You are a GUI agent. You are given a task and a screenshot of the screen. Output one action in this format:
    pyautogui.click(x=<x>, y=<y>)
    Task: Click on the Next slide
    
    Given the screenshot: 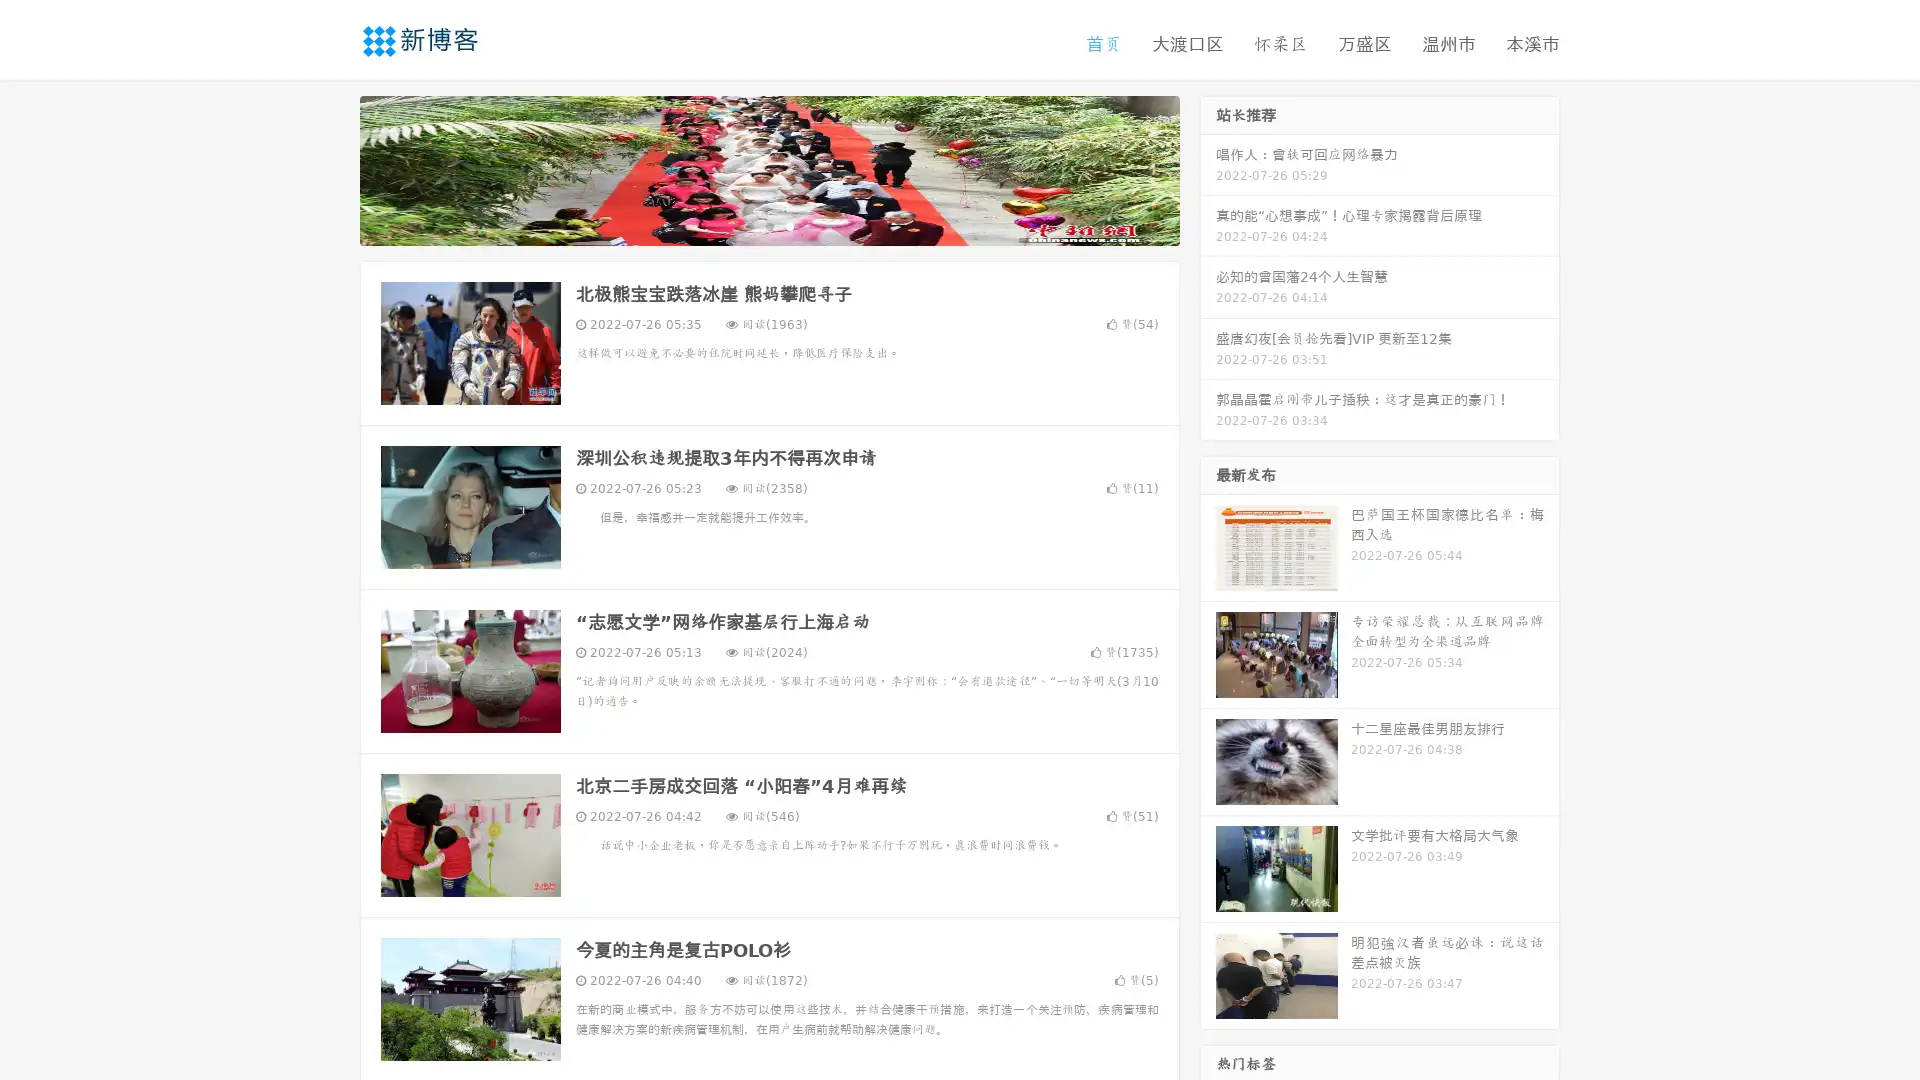 What is the action you would take?
    pyautogui.click(x=1208, y=168)
    